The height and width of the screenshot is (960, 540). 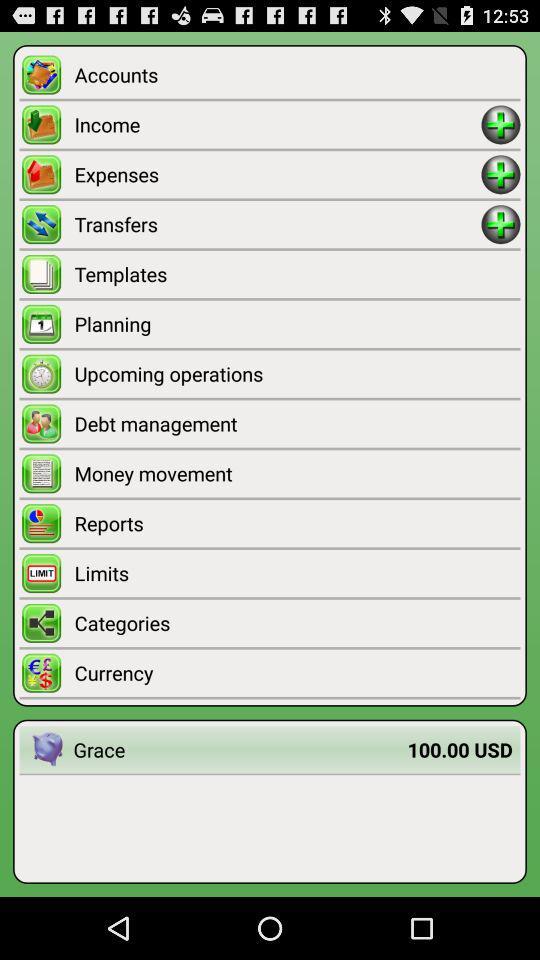 What do you see at coordinates (296, 372) in the screenshot?
I see `upcoming operations icon` at bounding box center [296, 372].